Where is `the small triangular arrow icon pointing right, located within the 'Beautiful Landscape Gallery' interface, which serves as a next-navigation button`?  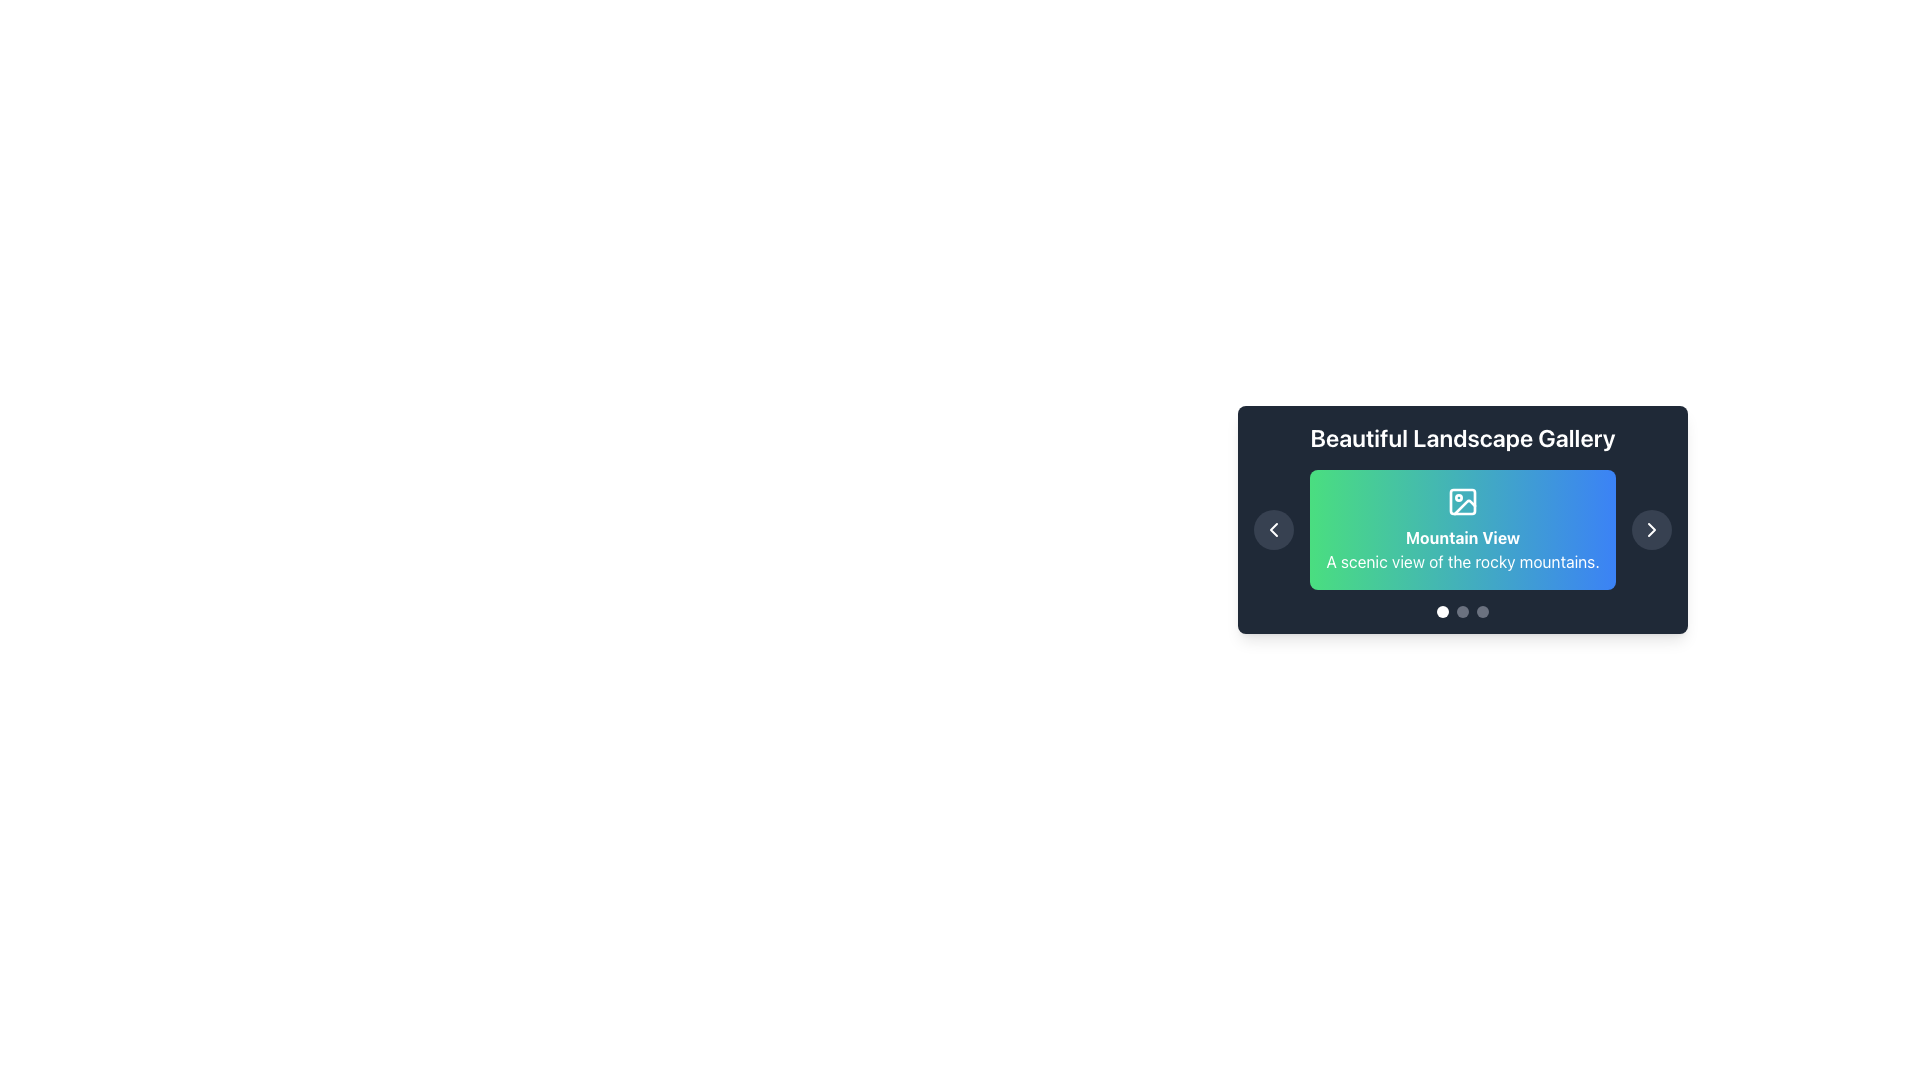
the small triangular arrow icon pointing right, located within the 'Beautiful Landscape Gallery' interface, which serves as a next-navigation button is located at coordinates (1651, 528).